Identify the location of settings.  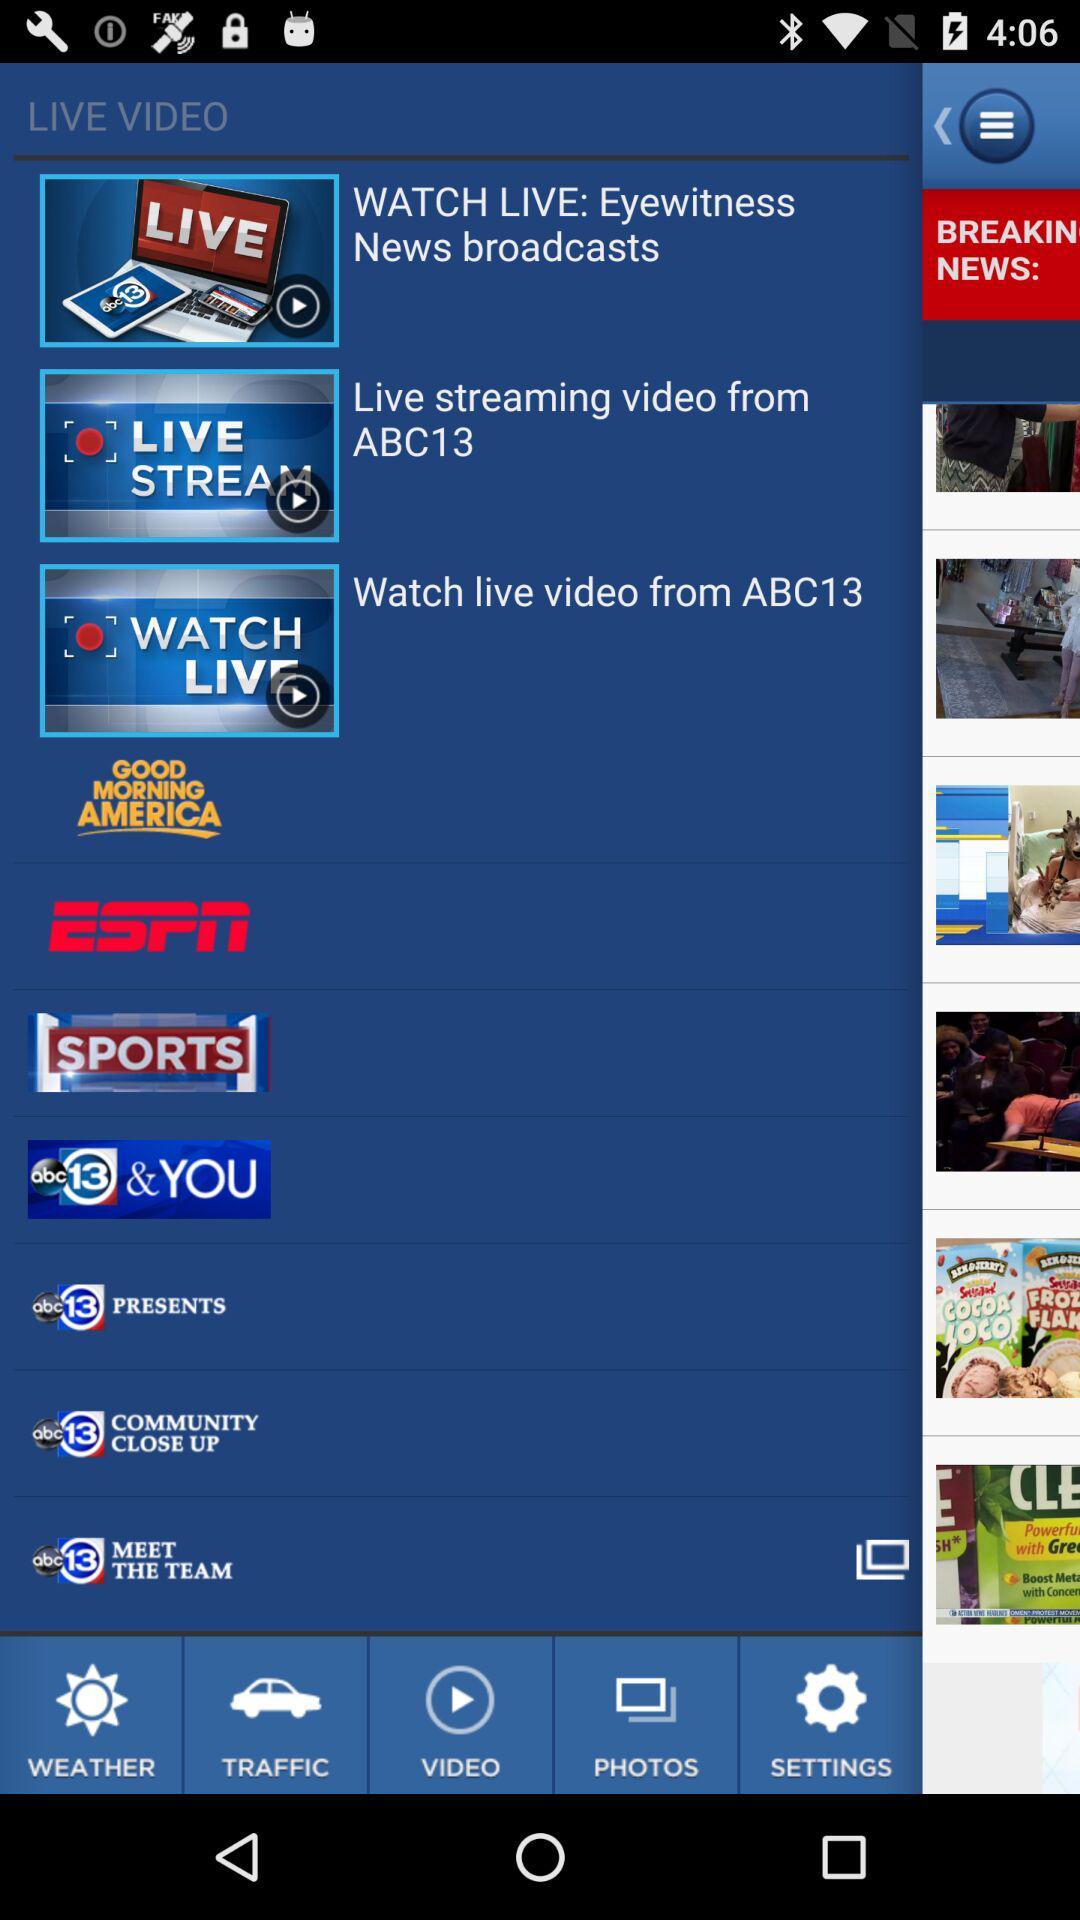
(831, 1714).